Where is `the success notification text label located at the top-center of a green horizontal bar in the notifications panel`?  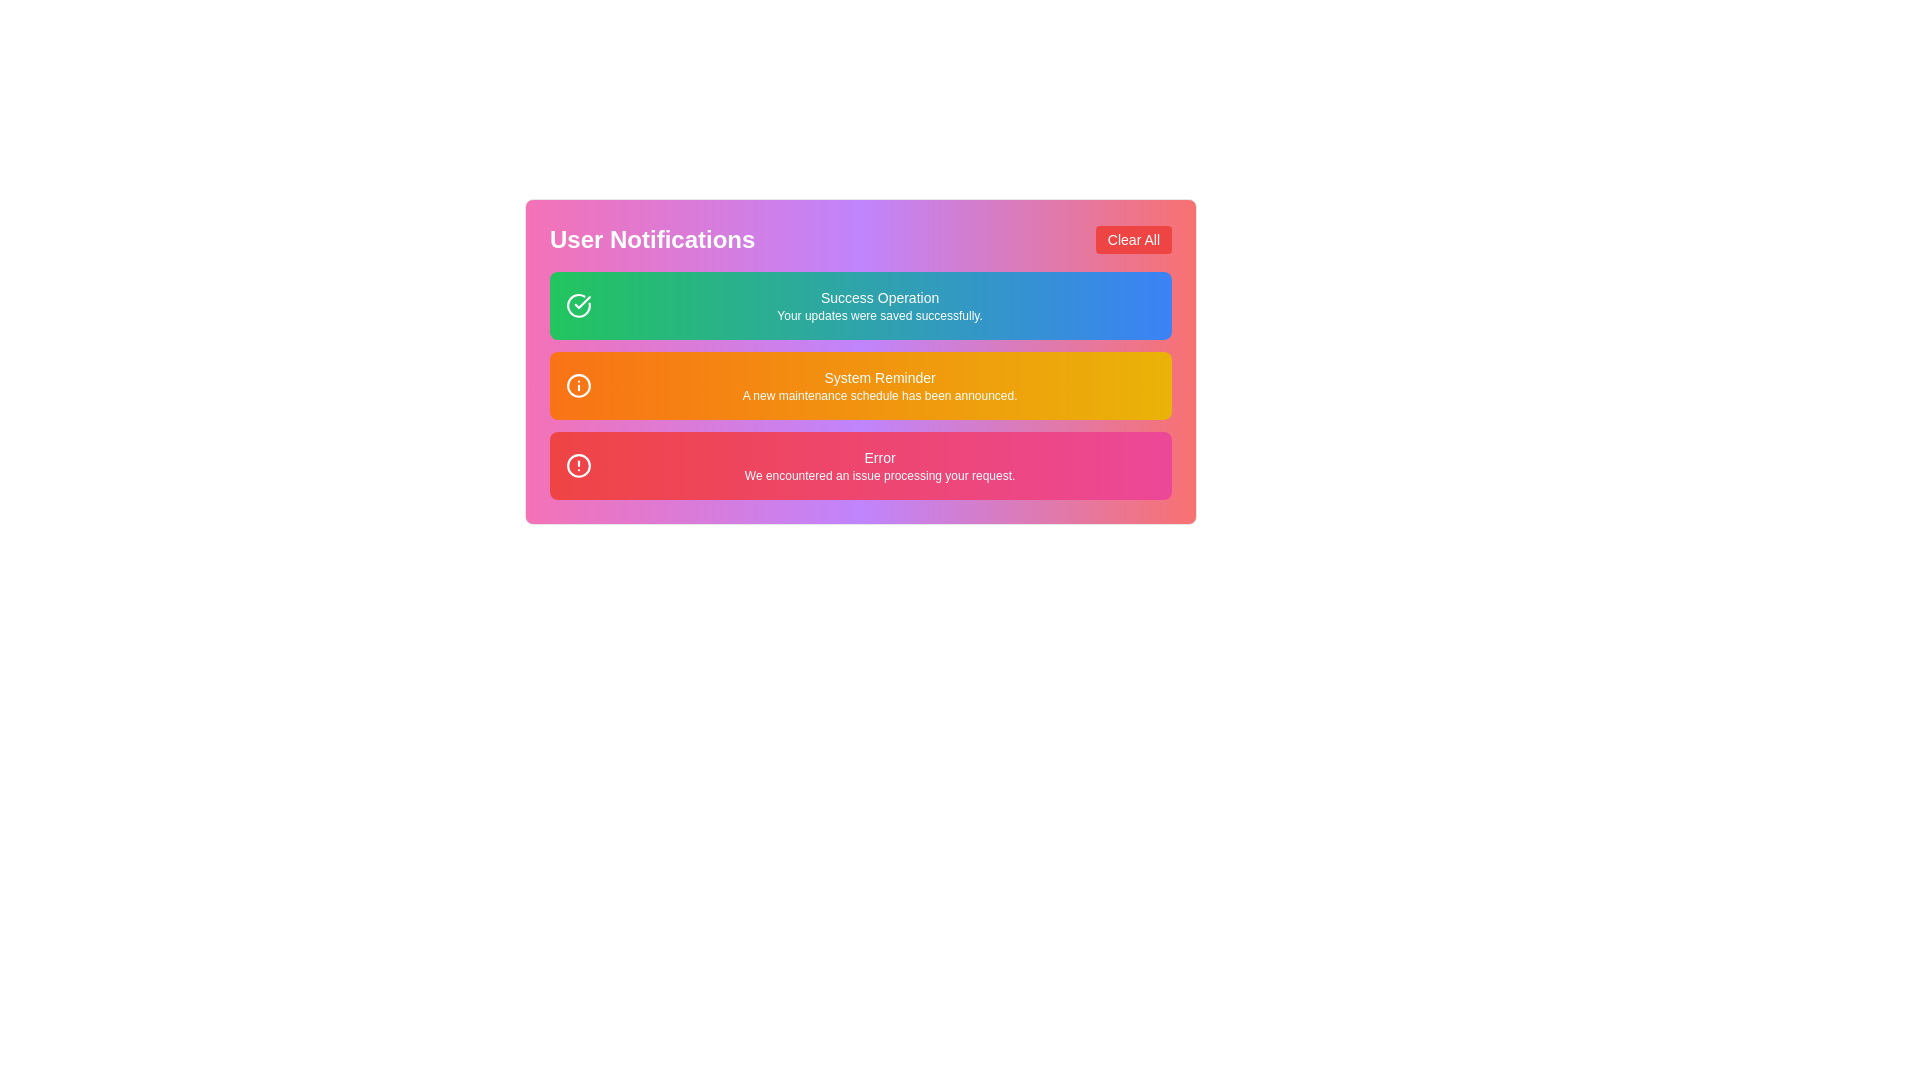
the success notification text label located at the top-center of a green horizontal bar in the notifications panel is located at coordinates (880, 297).